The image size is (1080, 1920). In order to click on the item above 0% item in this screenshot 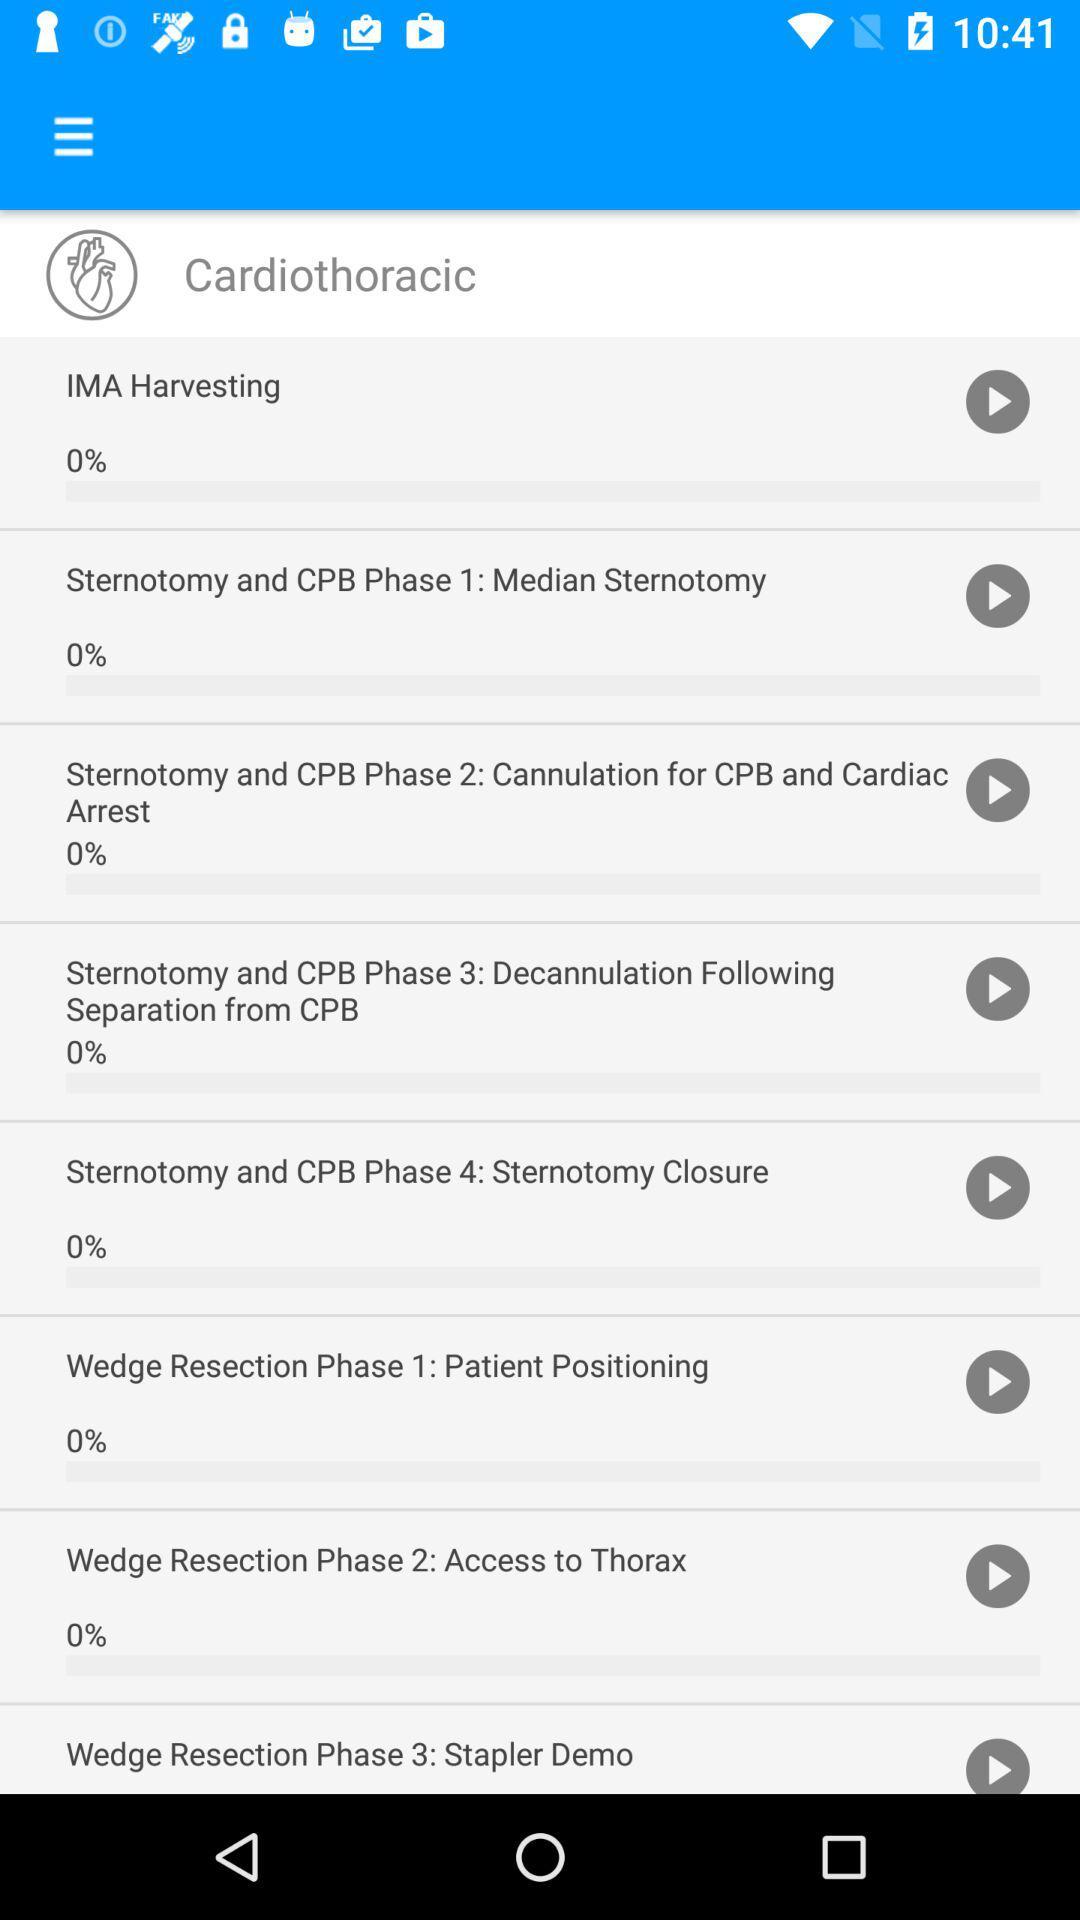, I will do `click(509, 384)`.